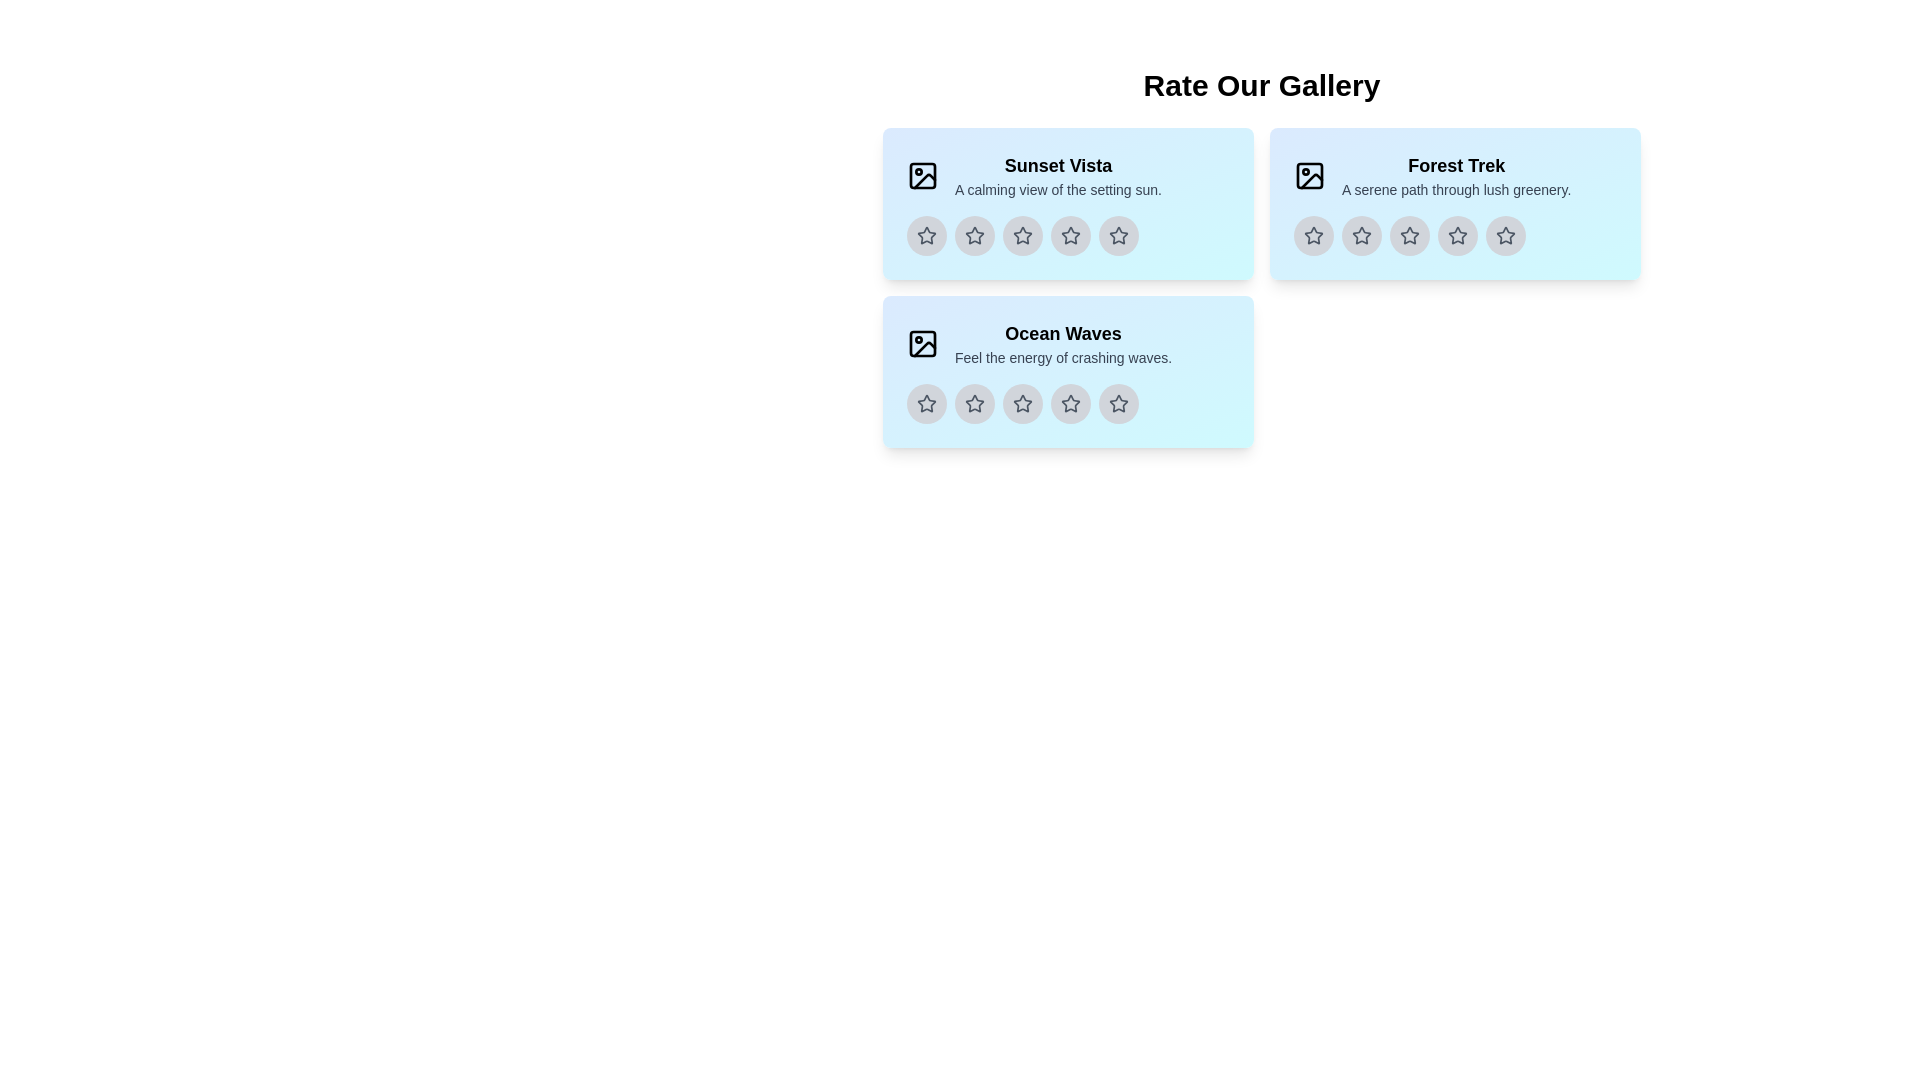 This screenshot has width=1920, height=1080. I want to click on keyboard navigation, so click(1022, 234).